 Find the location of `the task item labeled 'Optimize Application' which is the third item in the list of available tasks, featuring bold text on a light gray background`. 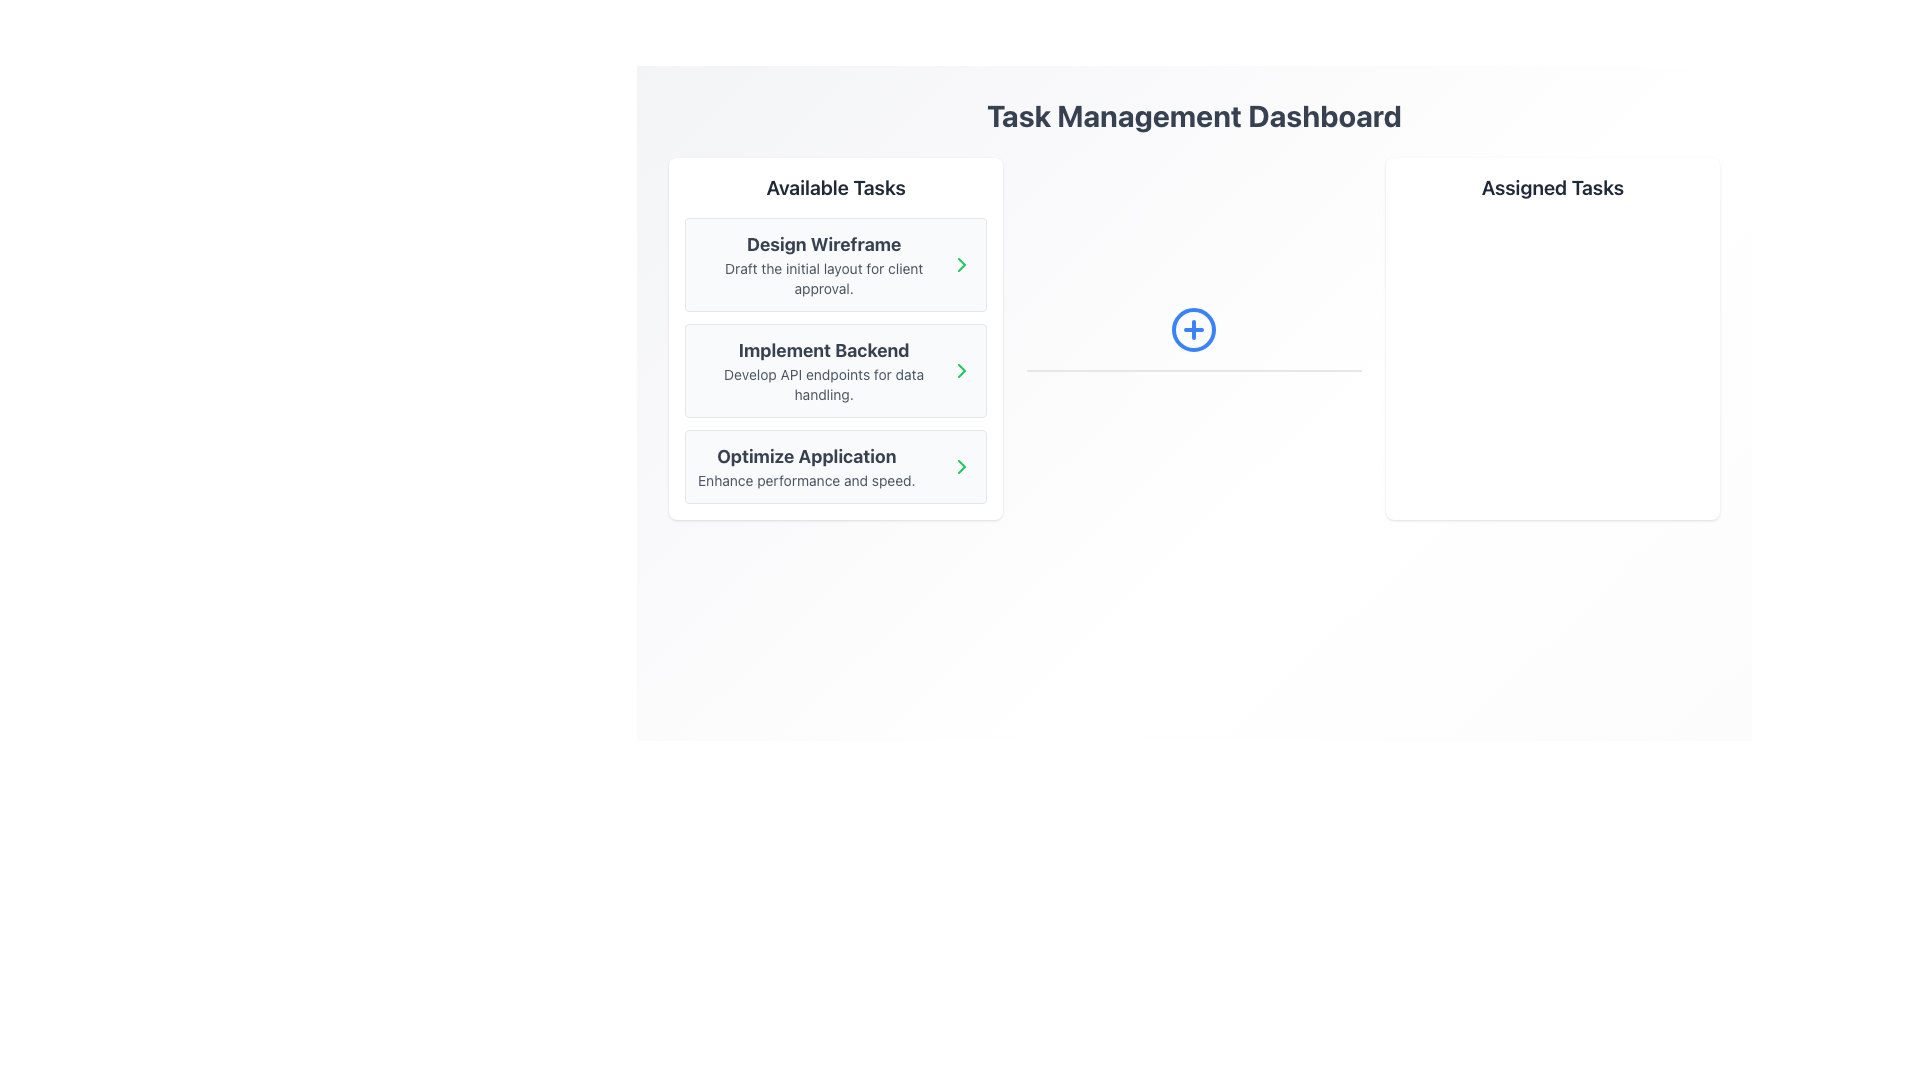

the task item labeled 'Optimize Application' which is the third item in the list of available tasks, featuring bold text on a light gray background is located at coordinates (806, 466).